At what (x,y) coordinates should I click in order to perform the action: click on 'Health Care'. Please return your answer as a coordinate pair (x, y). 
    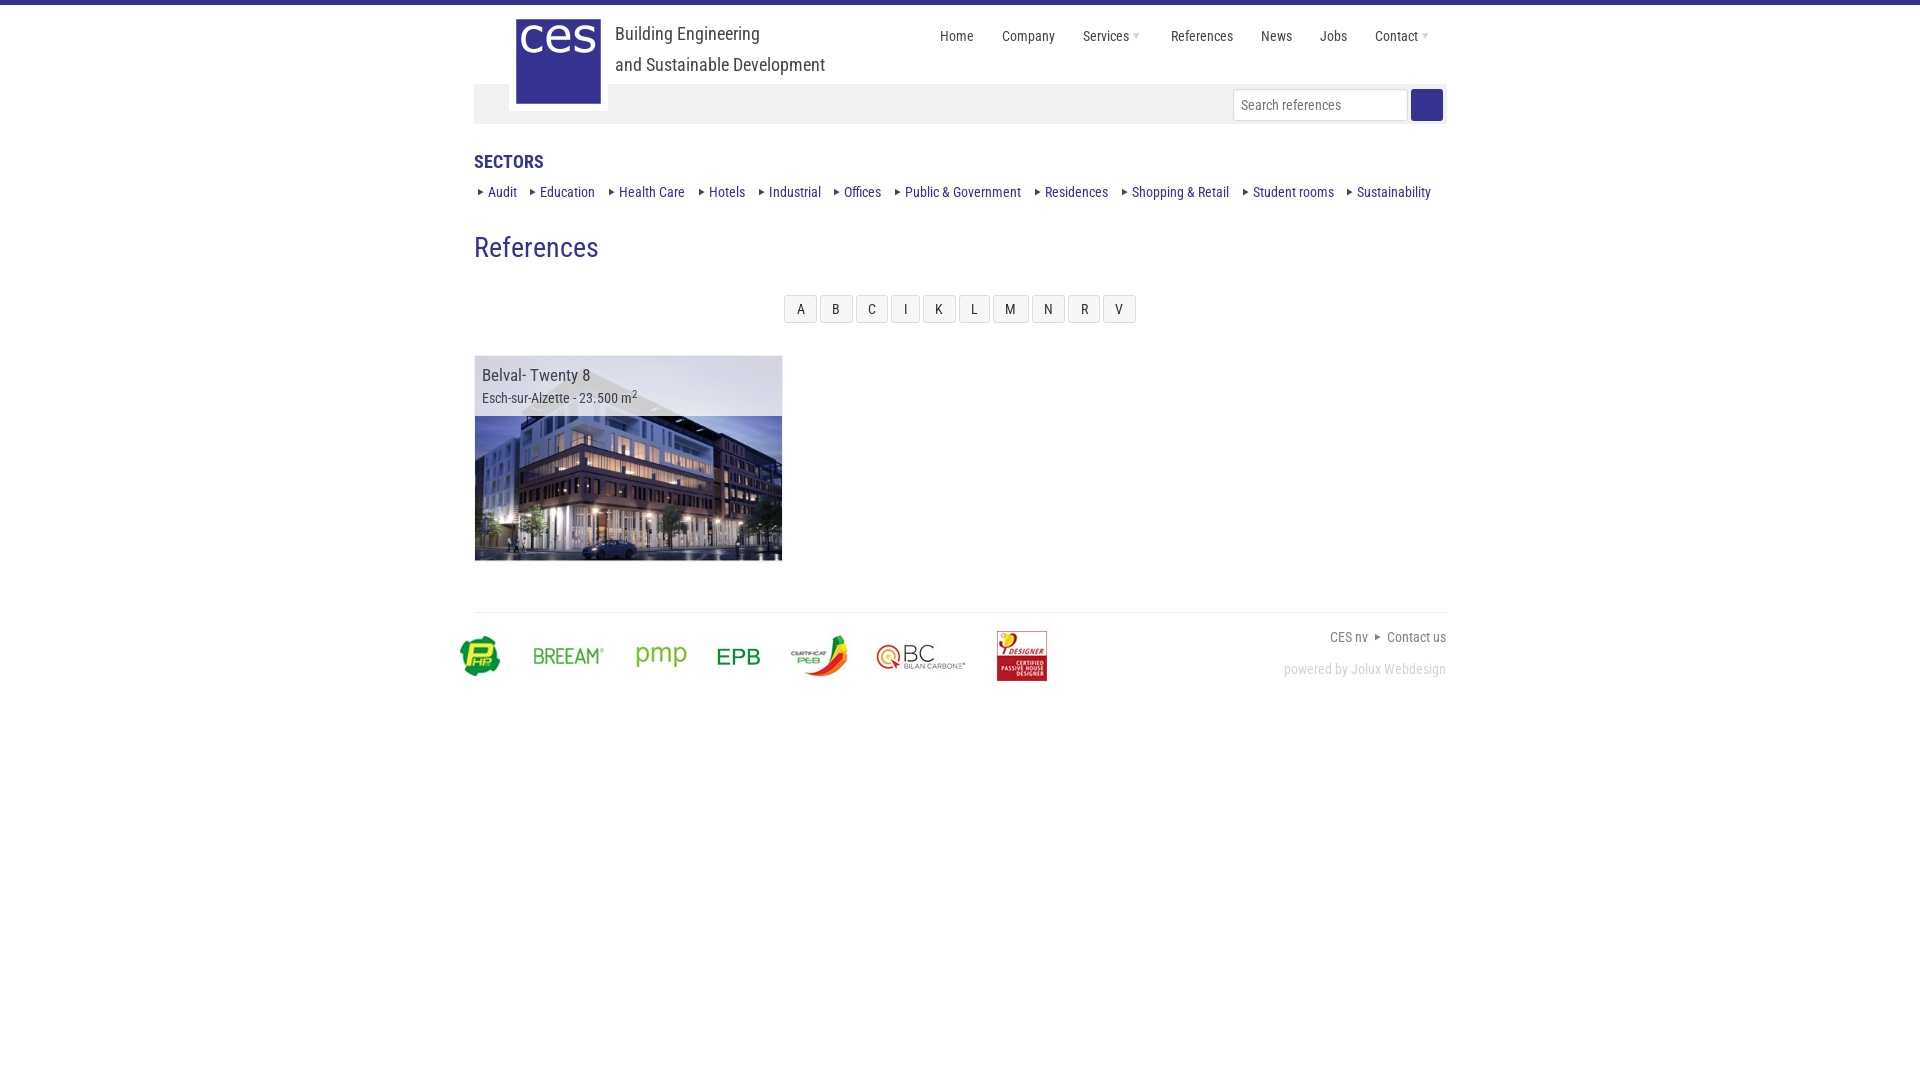
    Looking at the image, I should click on (618, 192).